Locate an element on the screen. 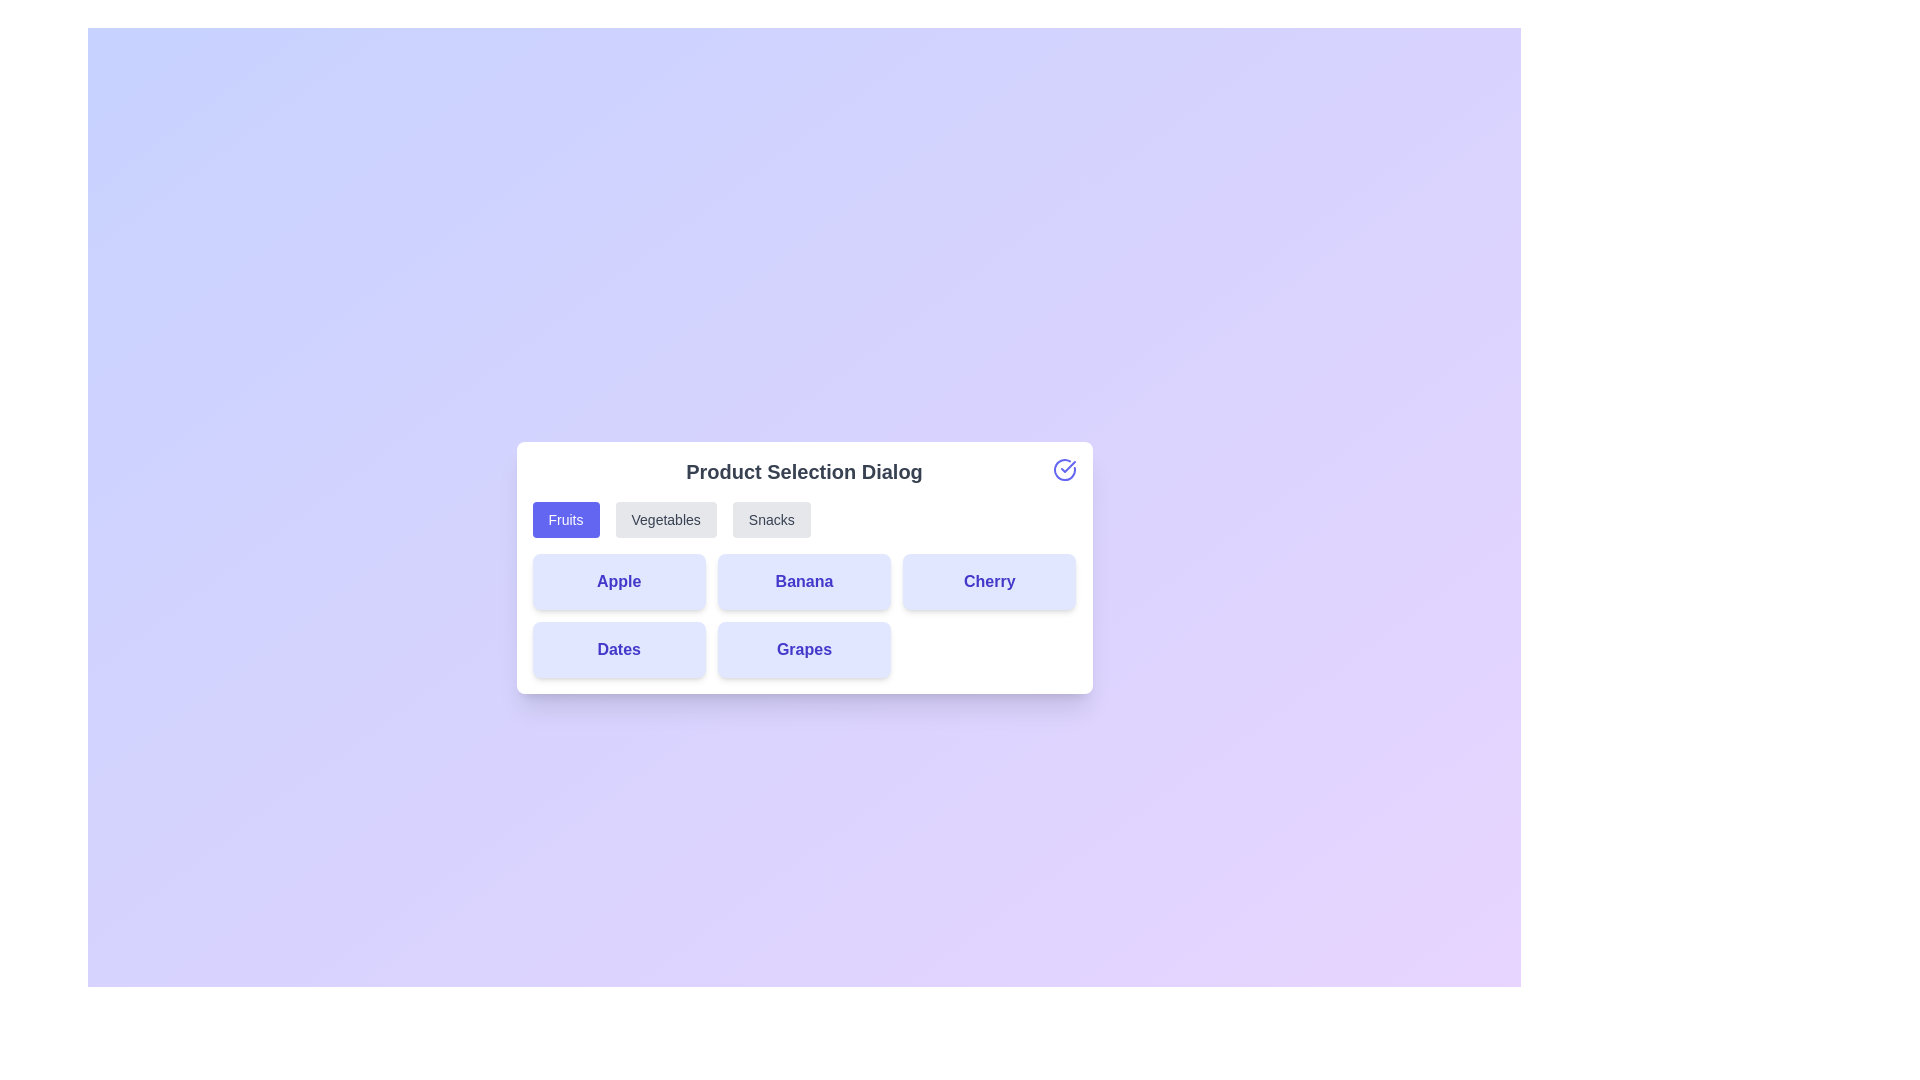  the product card labeled Cherry is located at coordinates (989, 582).